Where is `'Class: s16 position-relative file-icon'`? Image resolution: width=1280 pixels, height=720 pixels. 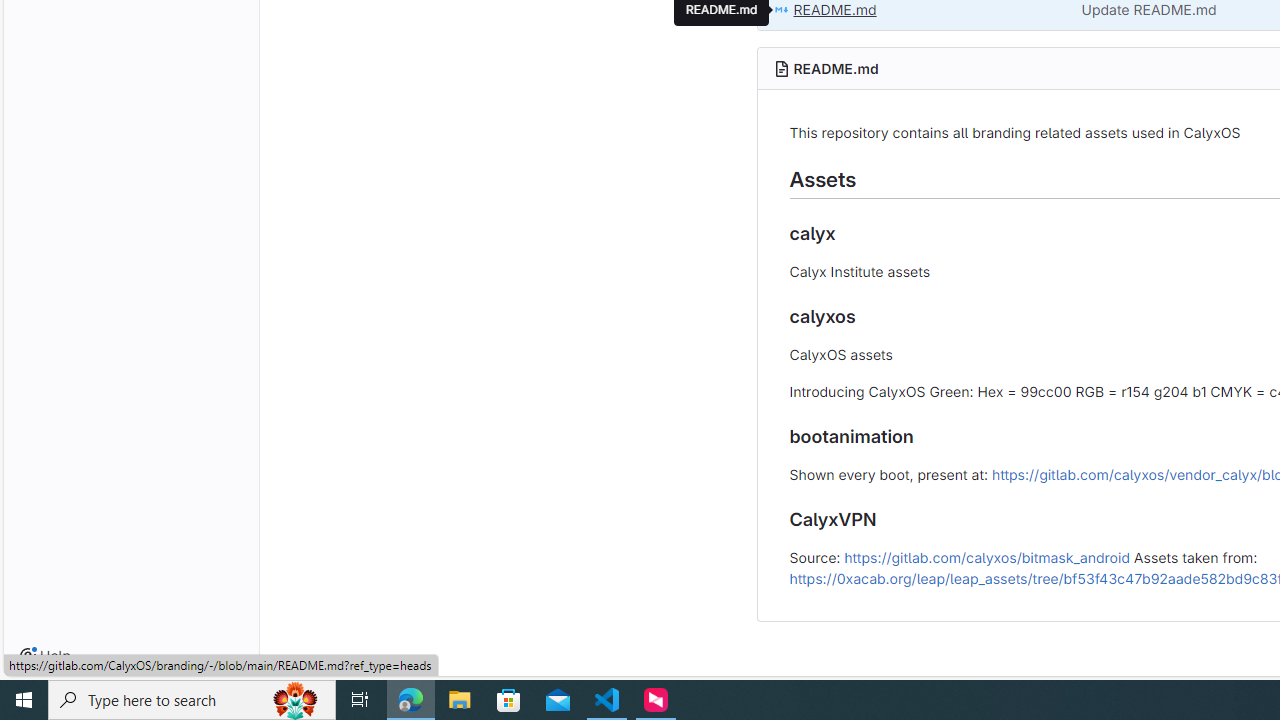 'Class: s16 position-relative file-icon' is located at coordinates (780, 10).